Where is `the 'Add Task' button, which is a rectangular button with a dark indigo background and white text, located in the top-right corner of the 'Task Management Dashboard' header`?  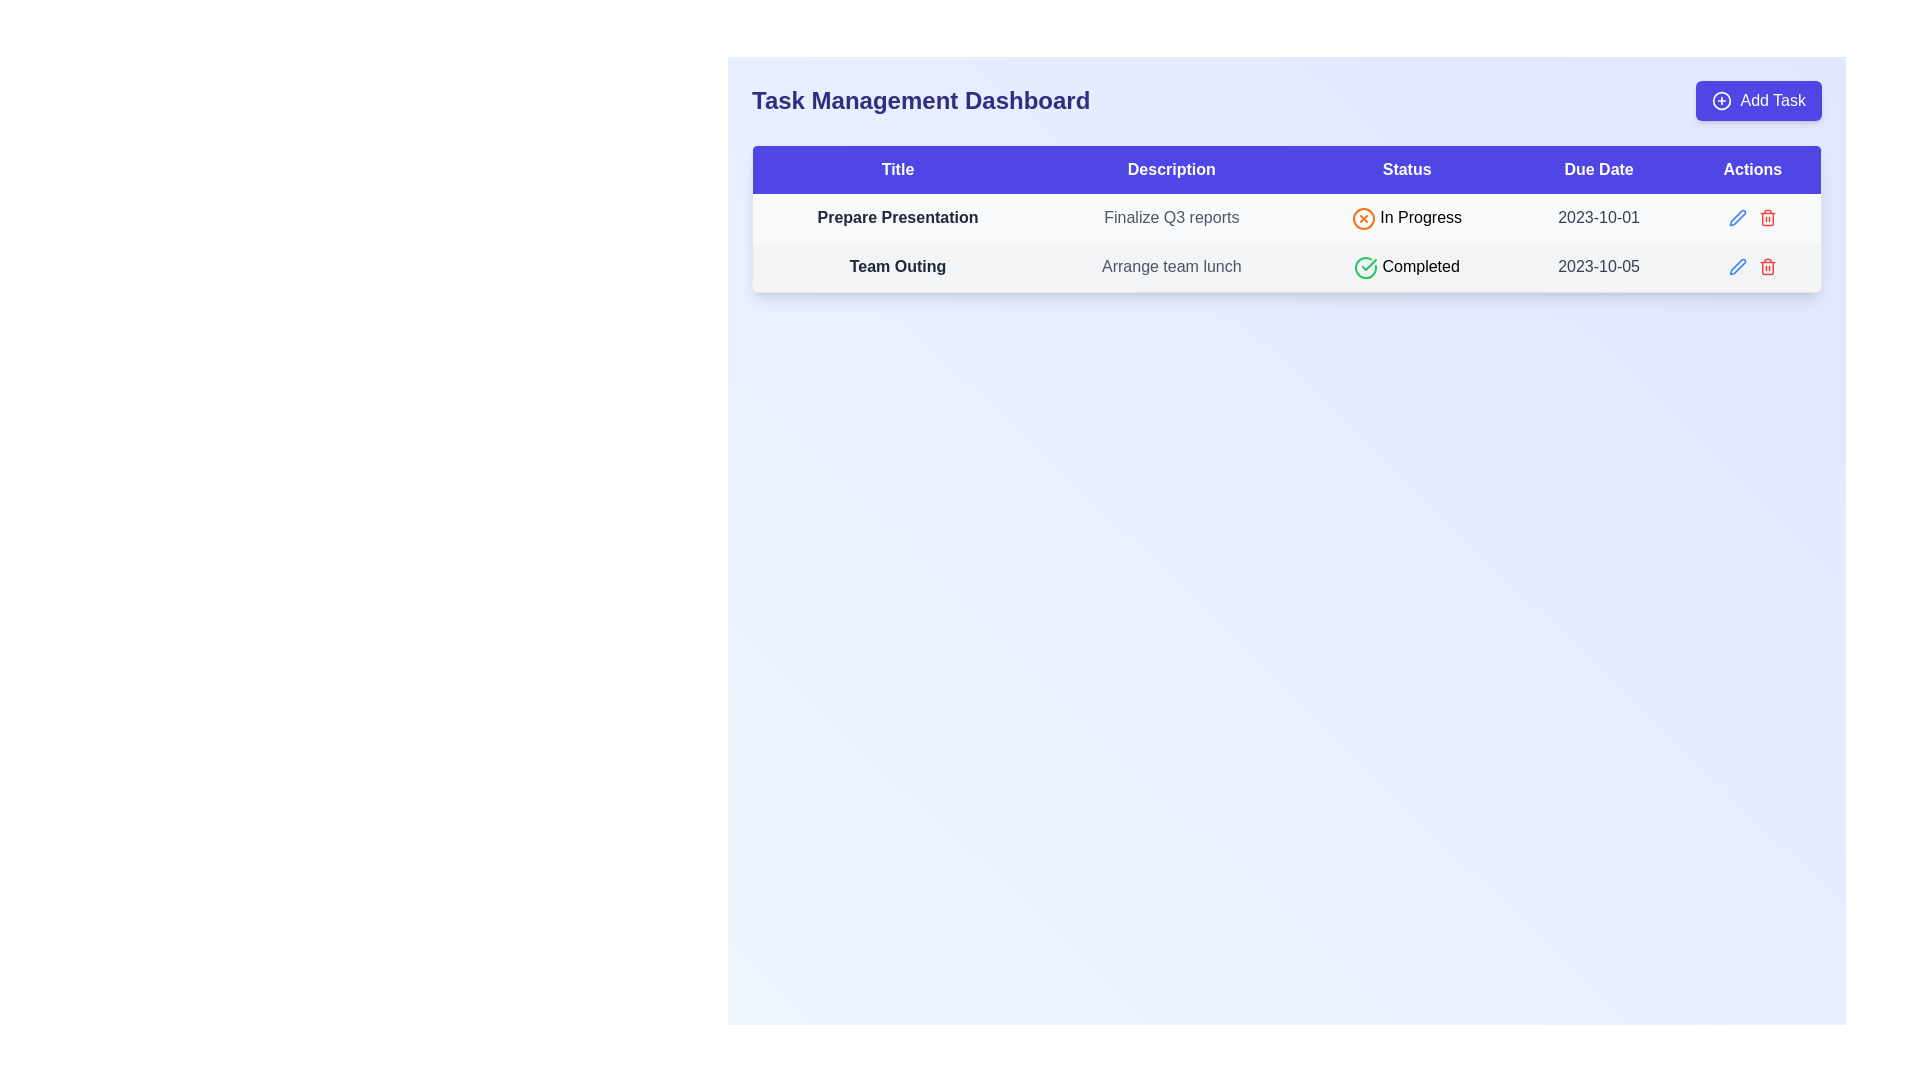 the 'Add Task' button, which is a rectangular button with a dark indigo background and white text, located in the top-right corner of the 'Task Management Dashboard' header is located at coordinates (1758, 100).